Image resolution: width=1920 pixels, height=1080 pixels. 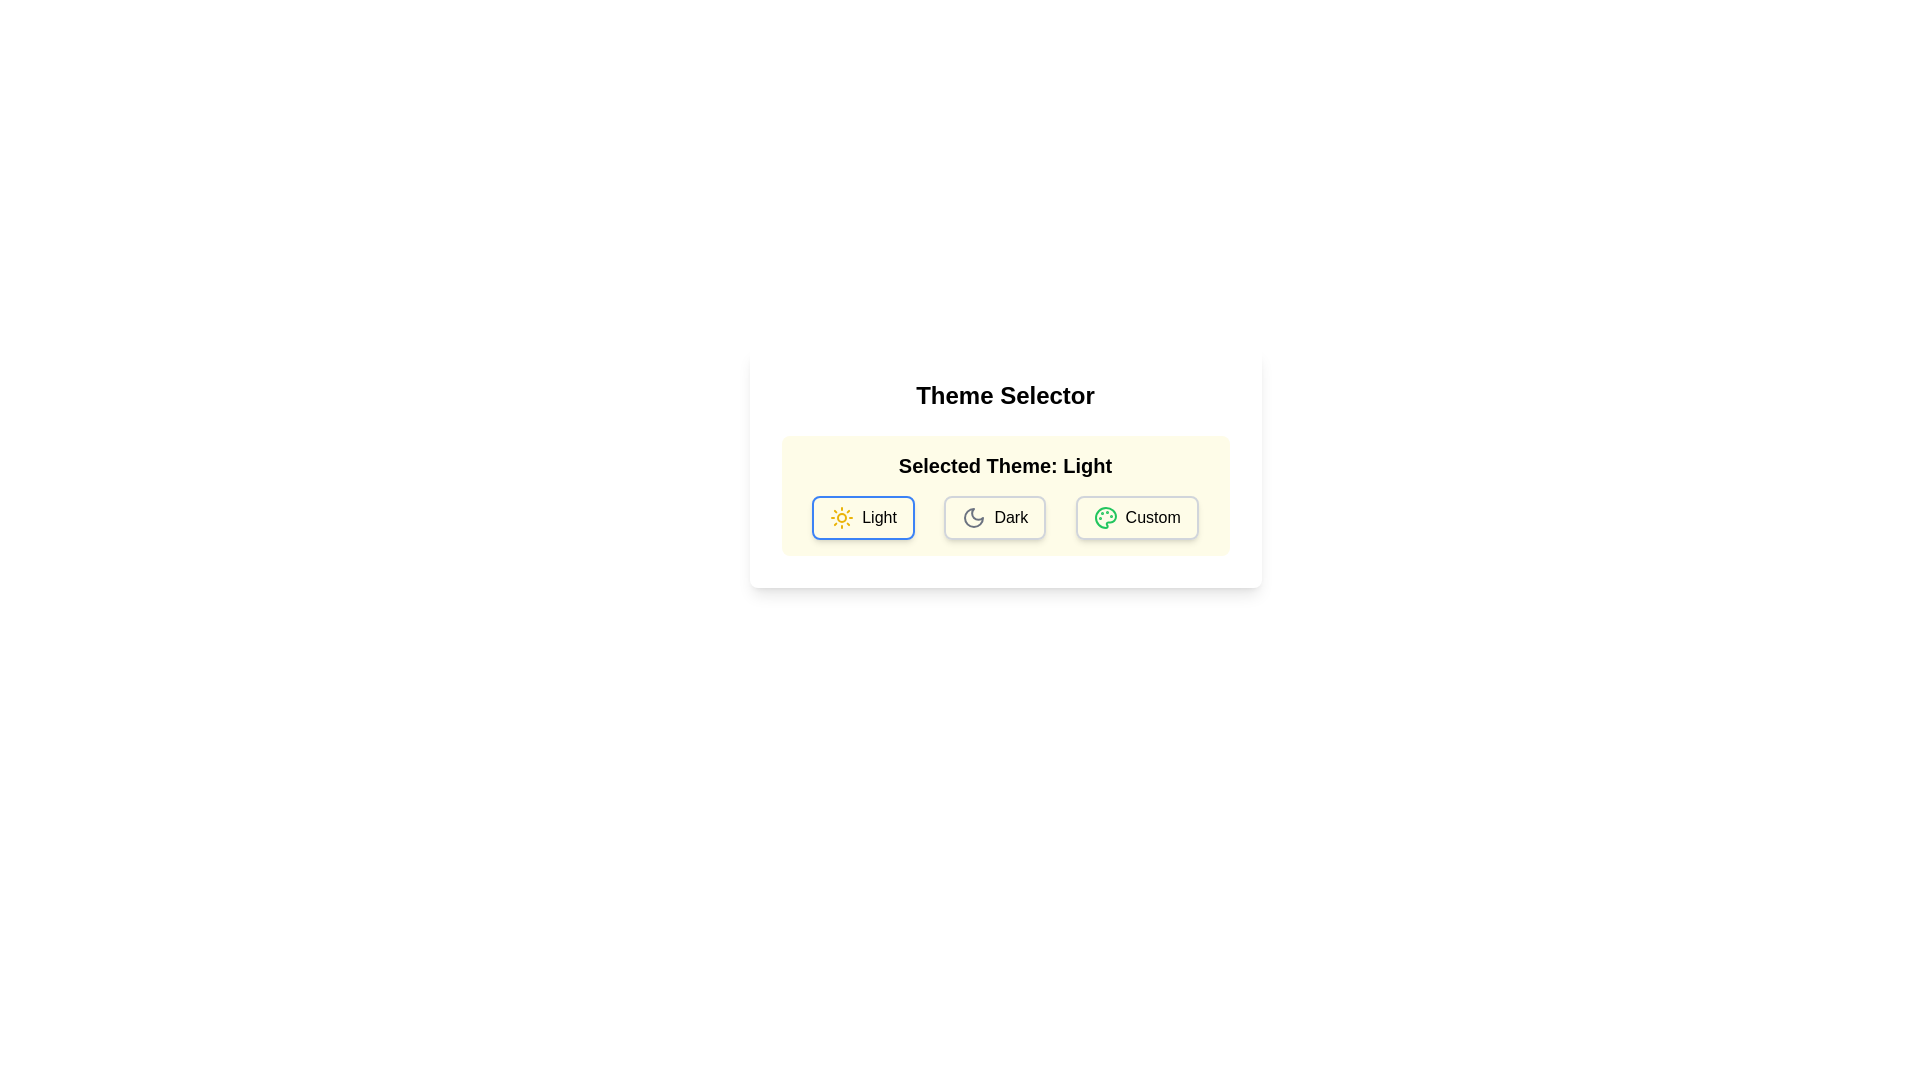 I want to click on the gray crescent moon icon adjacent to the text 'Dark' in the theme selection options, so click(x=974, y=516).